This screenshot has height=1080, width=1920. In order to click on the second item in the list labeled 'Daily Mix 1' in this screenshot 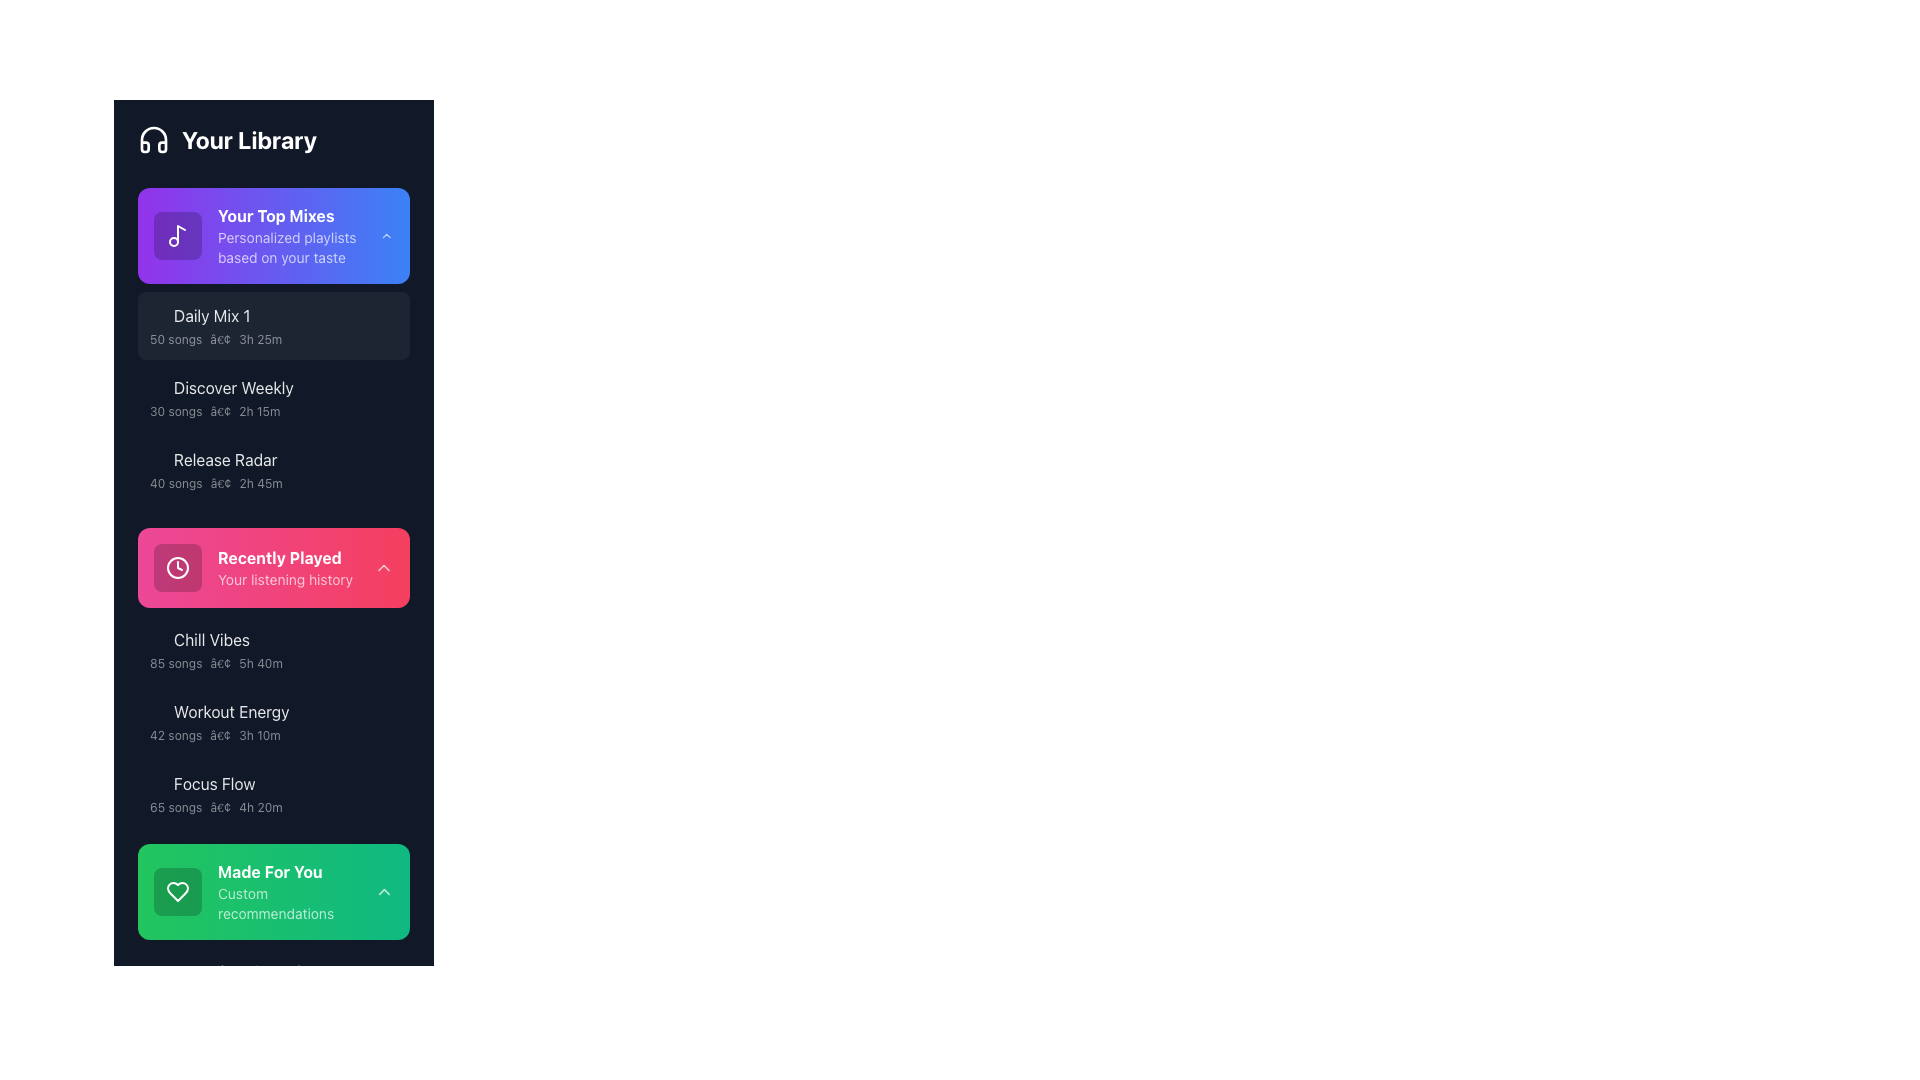, I will do `click(263, 325)`.